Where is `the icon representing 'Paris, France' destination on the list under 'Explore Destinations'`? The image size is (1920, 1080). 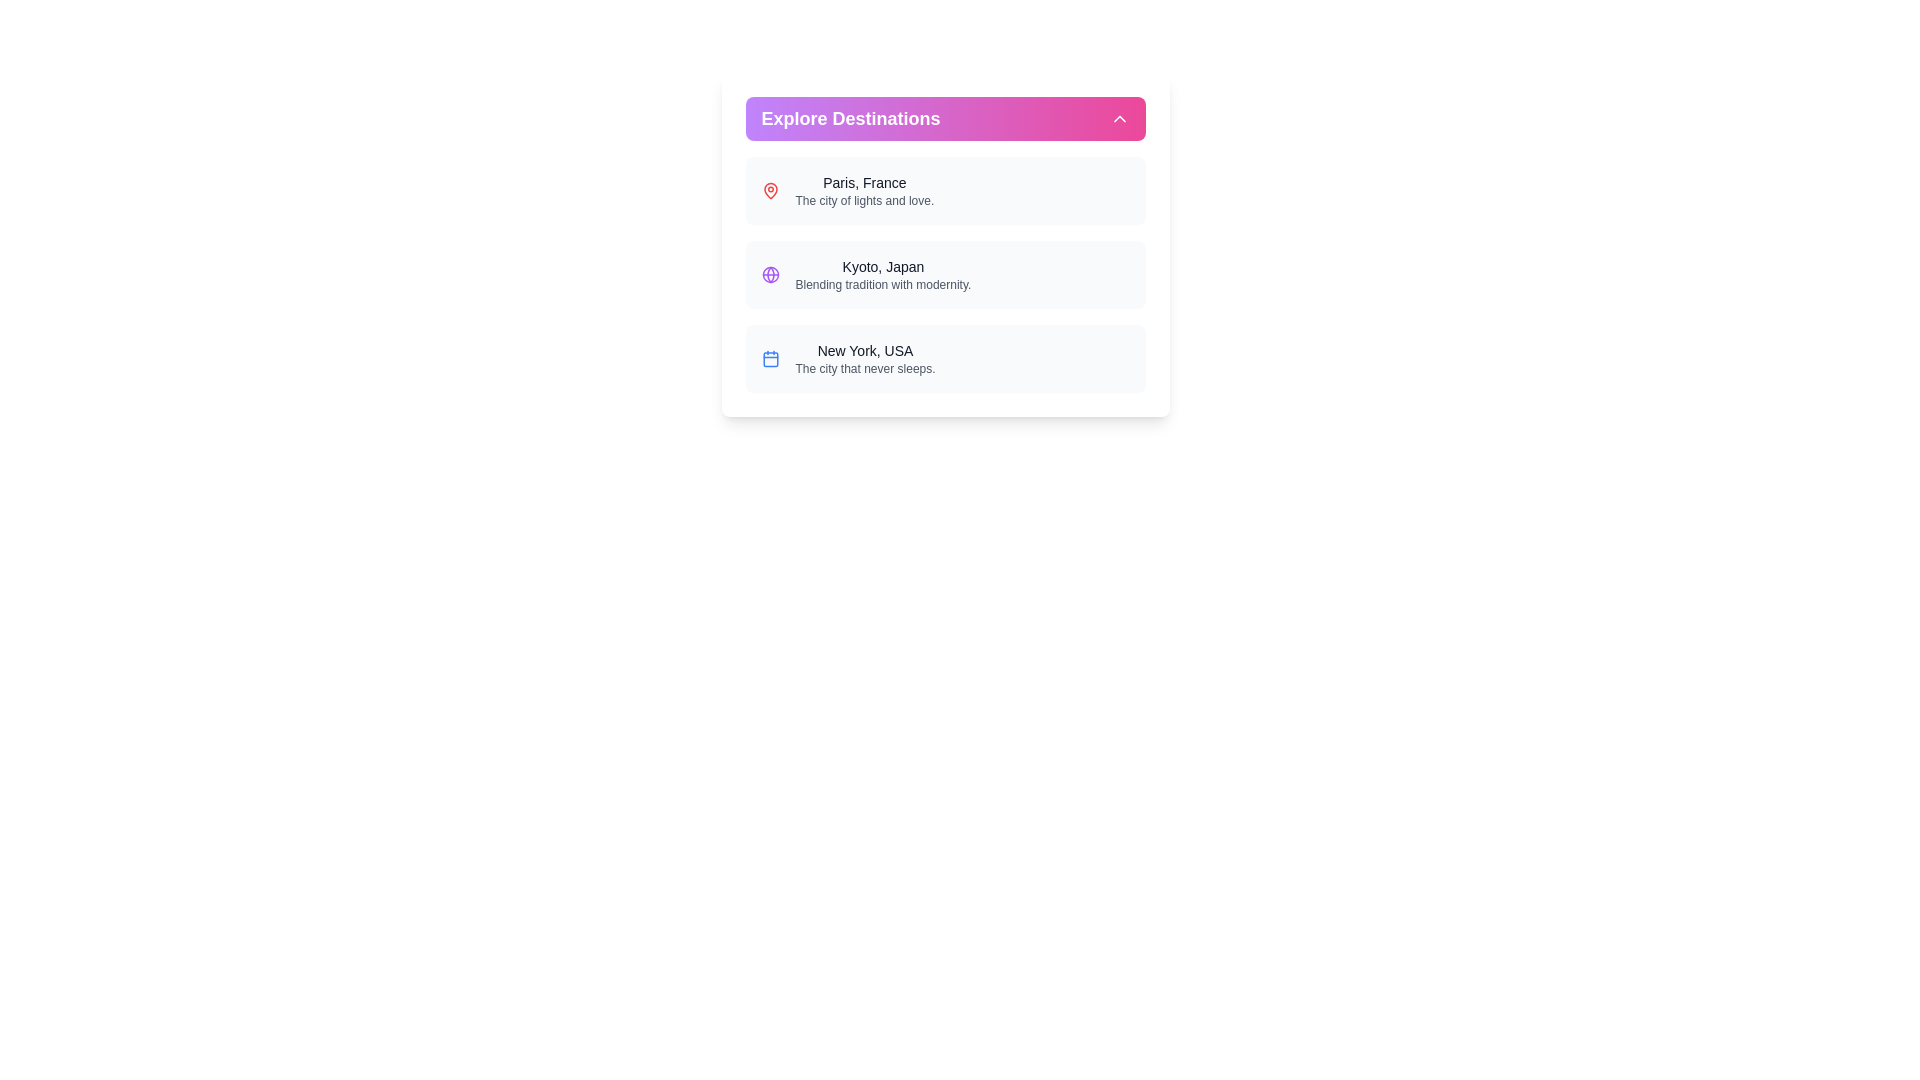
the icon representing 'Paris, France' destination on the list under 'Explore Destinations' is located at coordinates (769, 191).